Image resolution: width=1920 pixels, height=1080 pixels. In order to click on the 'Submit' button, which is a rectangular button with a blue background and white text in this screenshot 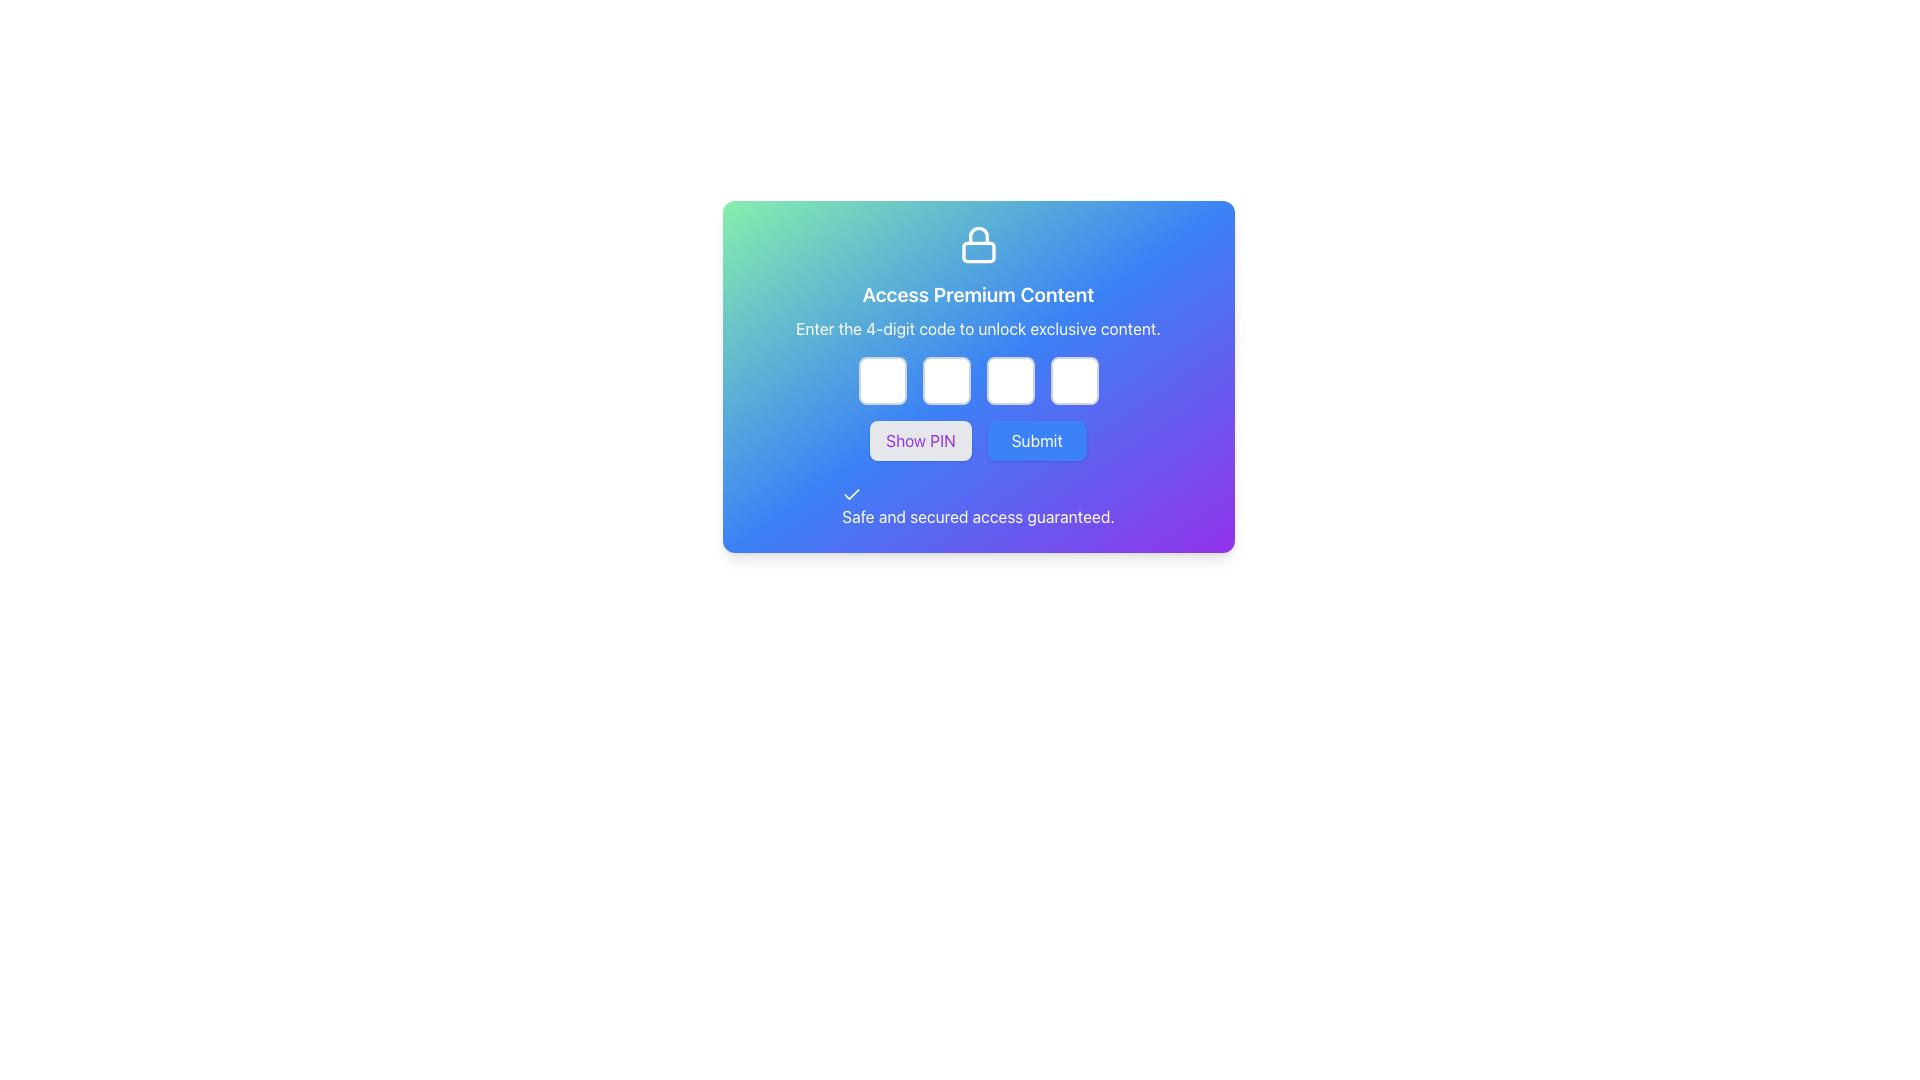, I will do `click(1037, 439)`.